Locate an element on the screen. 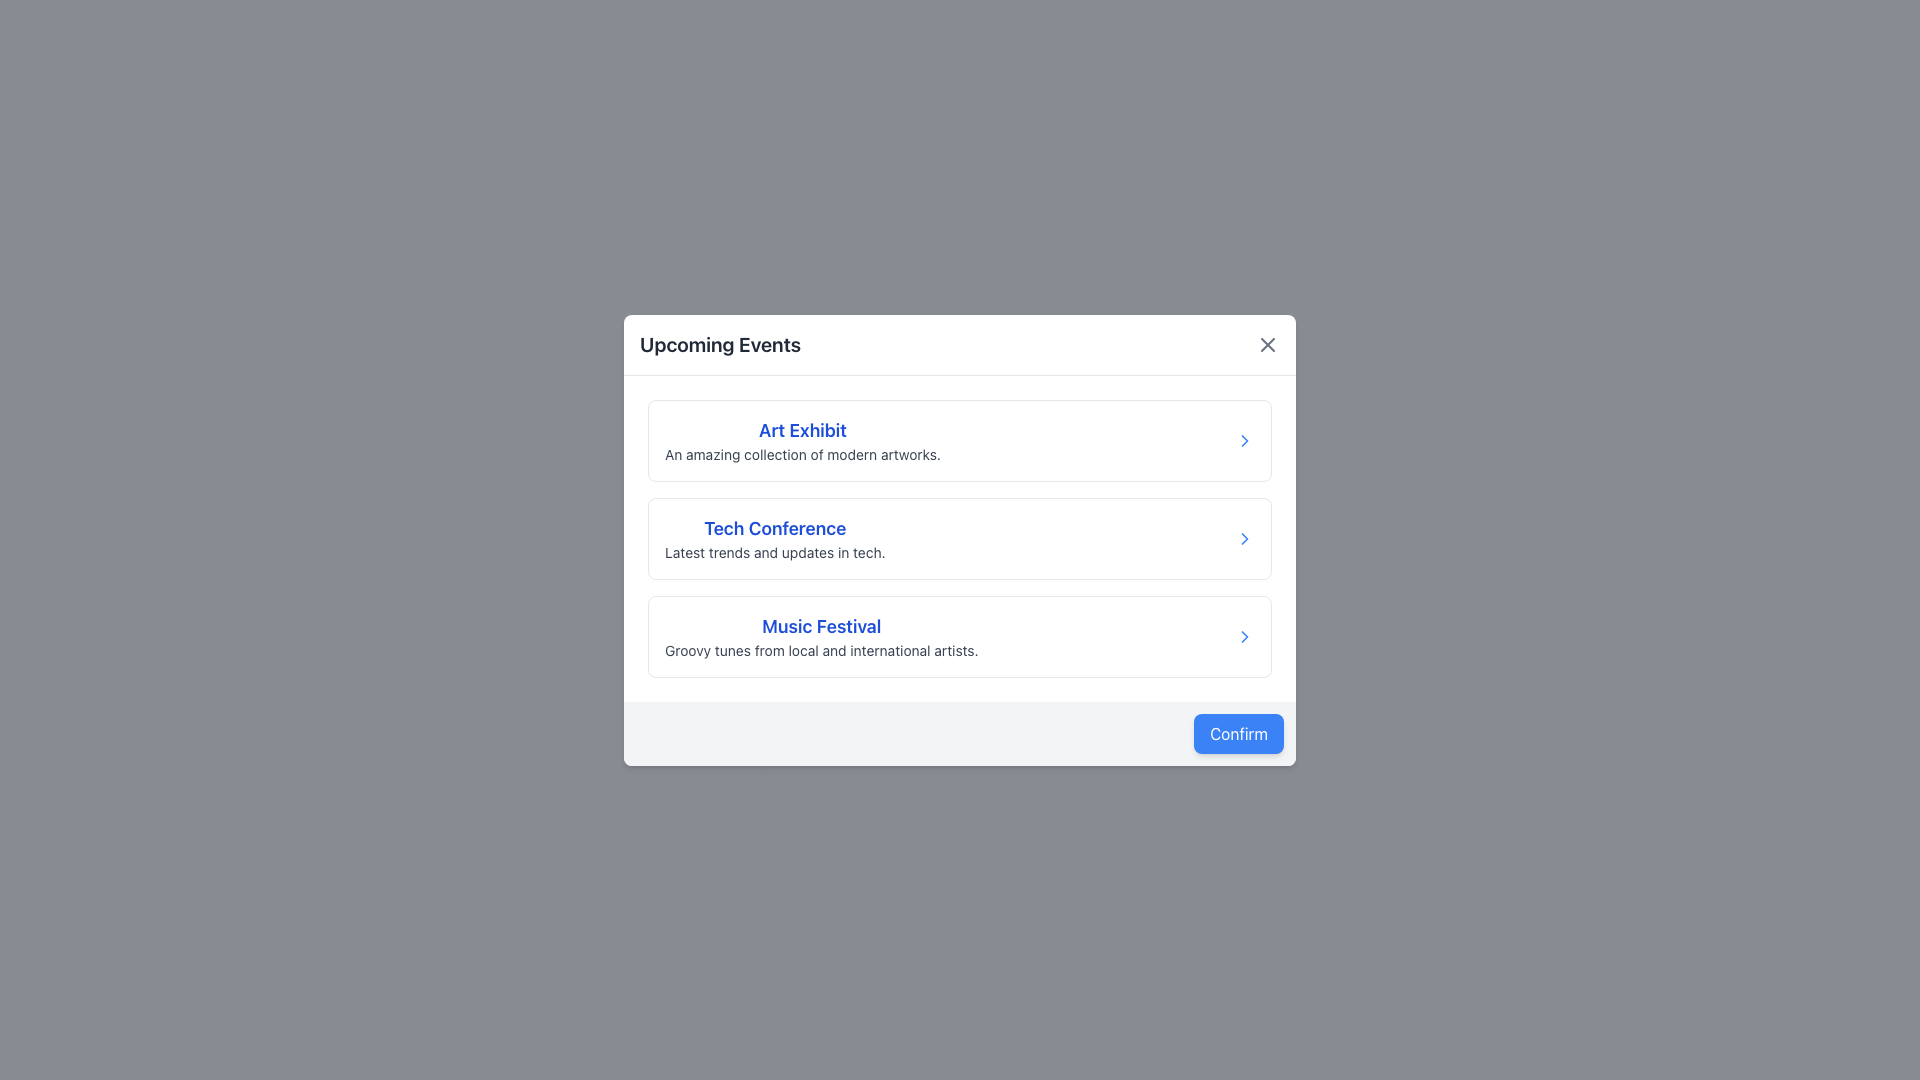 The width and height of the screenshot is (1920, 1080). the summary entry for the music festival event, which is the third entry in a list of similar elements is located at coordinates (960, 636).